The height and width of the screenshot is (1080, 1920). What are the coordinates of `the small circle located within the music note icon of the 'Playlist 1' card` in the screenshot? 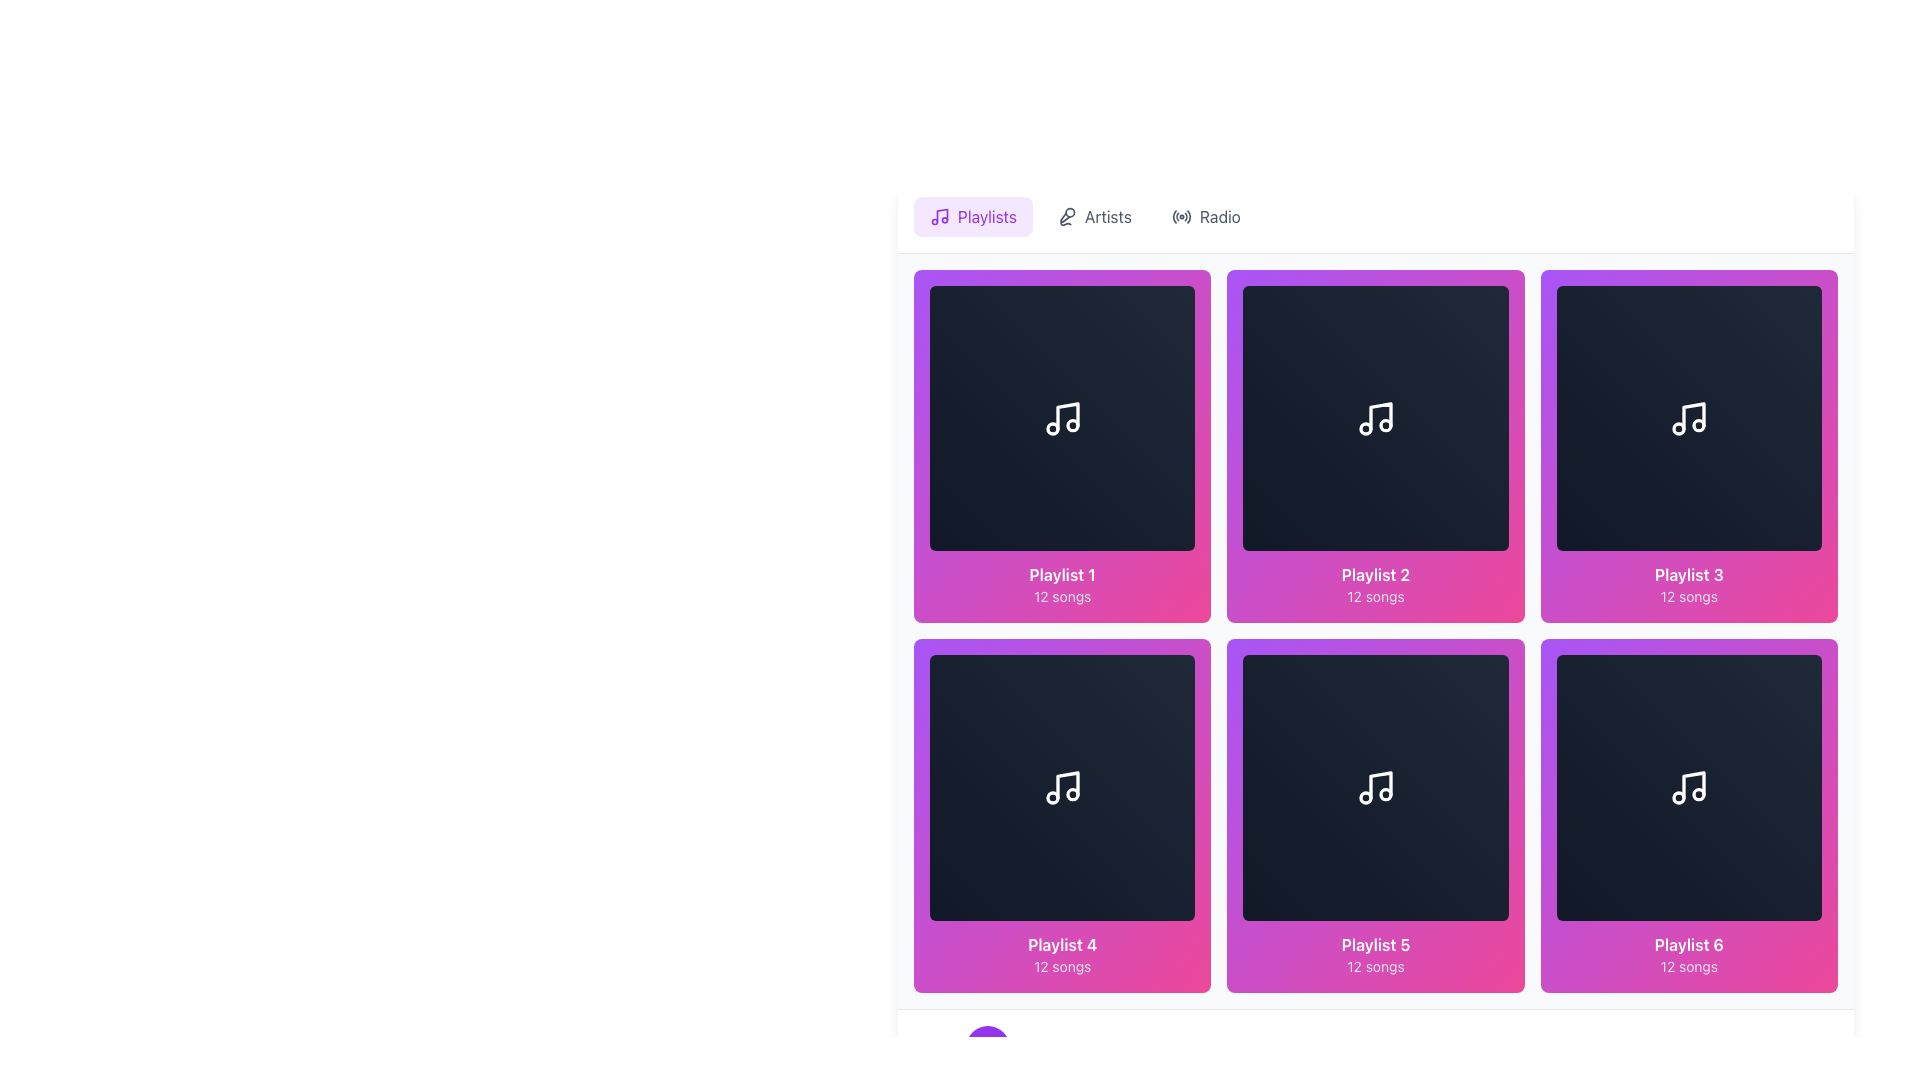 It's located at (1071, 424).